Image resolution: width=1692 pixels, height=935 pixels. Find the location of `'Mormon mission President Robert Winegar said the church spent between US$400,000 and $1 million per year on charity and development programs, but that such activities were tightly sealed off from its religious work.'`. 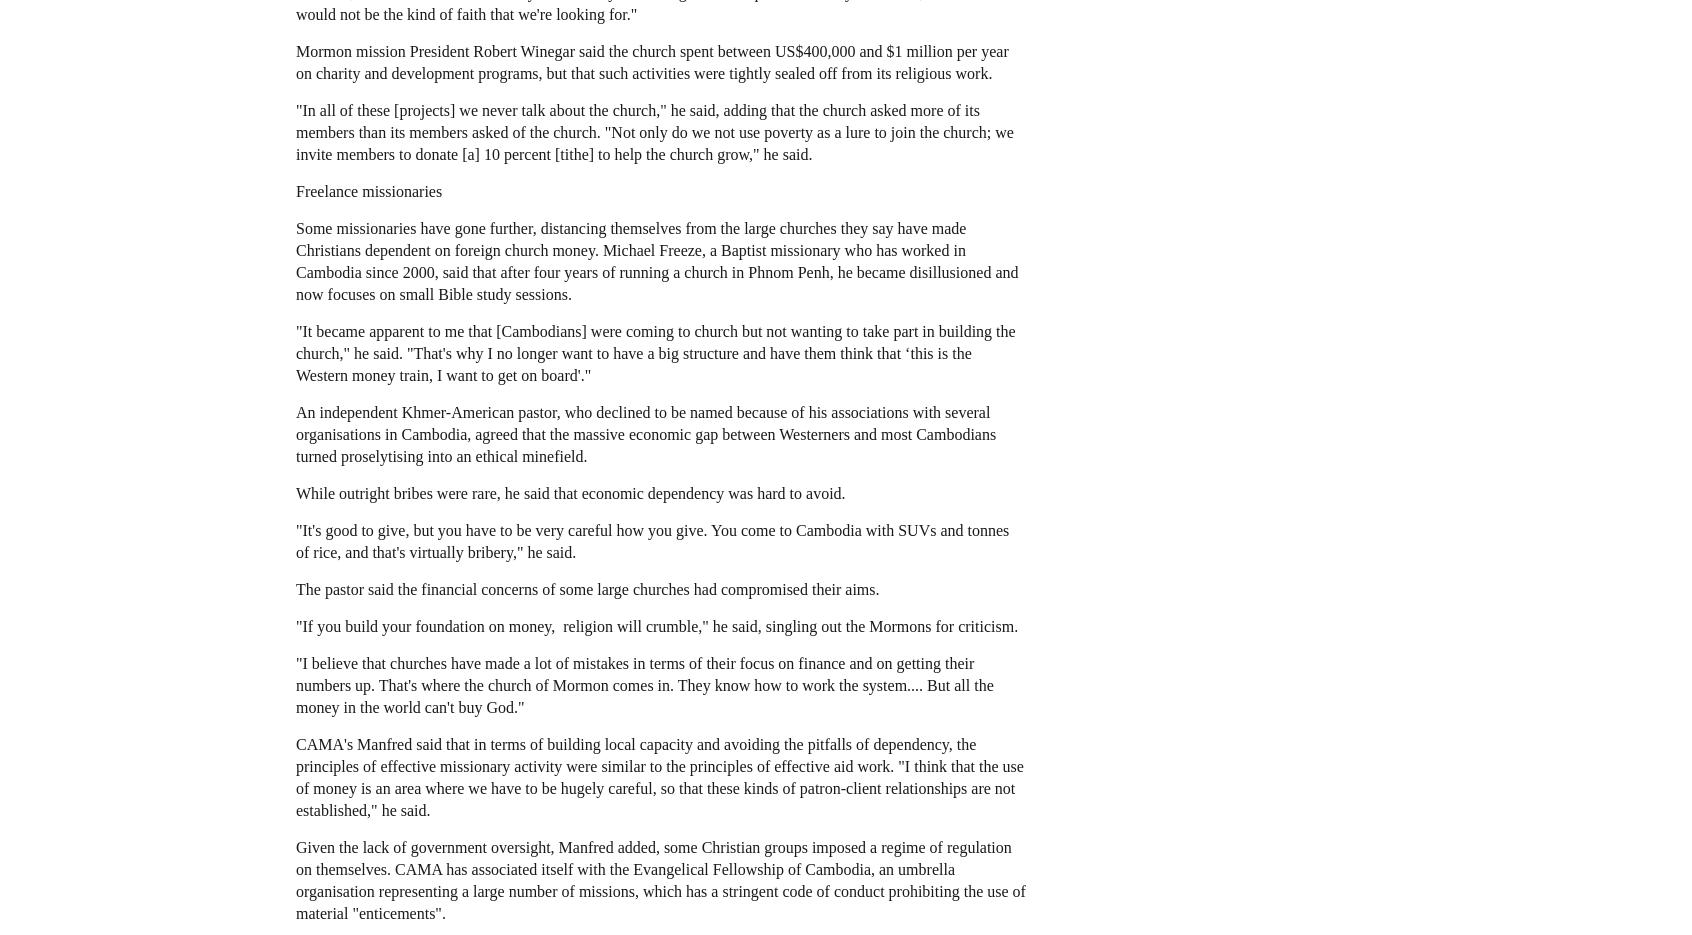

'Mormon mission President Robert Winegar said the church spent between US$400,000 and $1 million per year on charity and development programs, but that such activities were tightly sealed off from its religious work.' is located at coordinates (651, 61).